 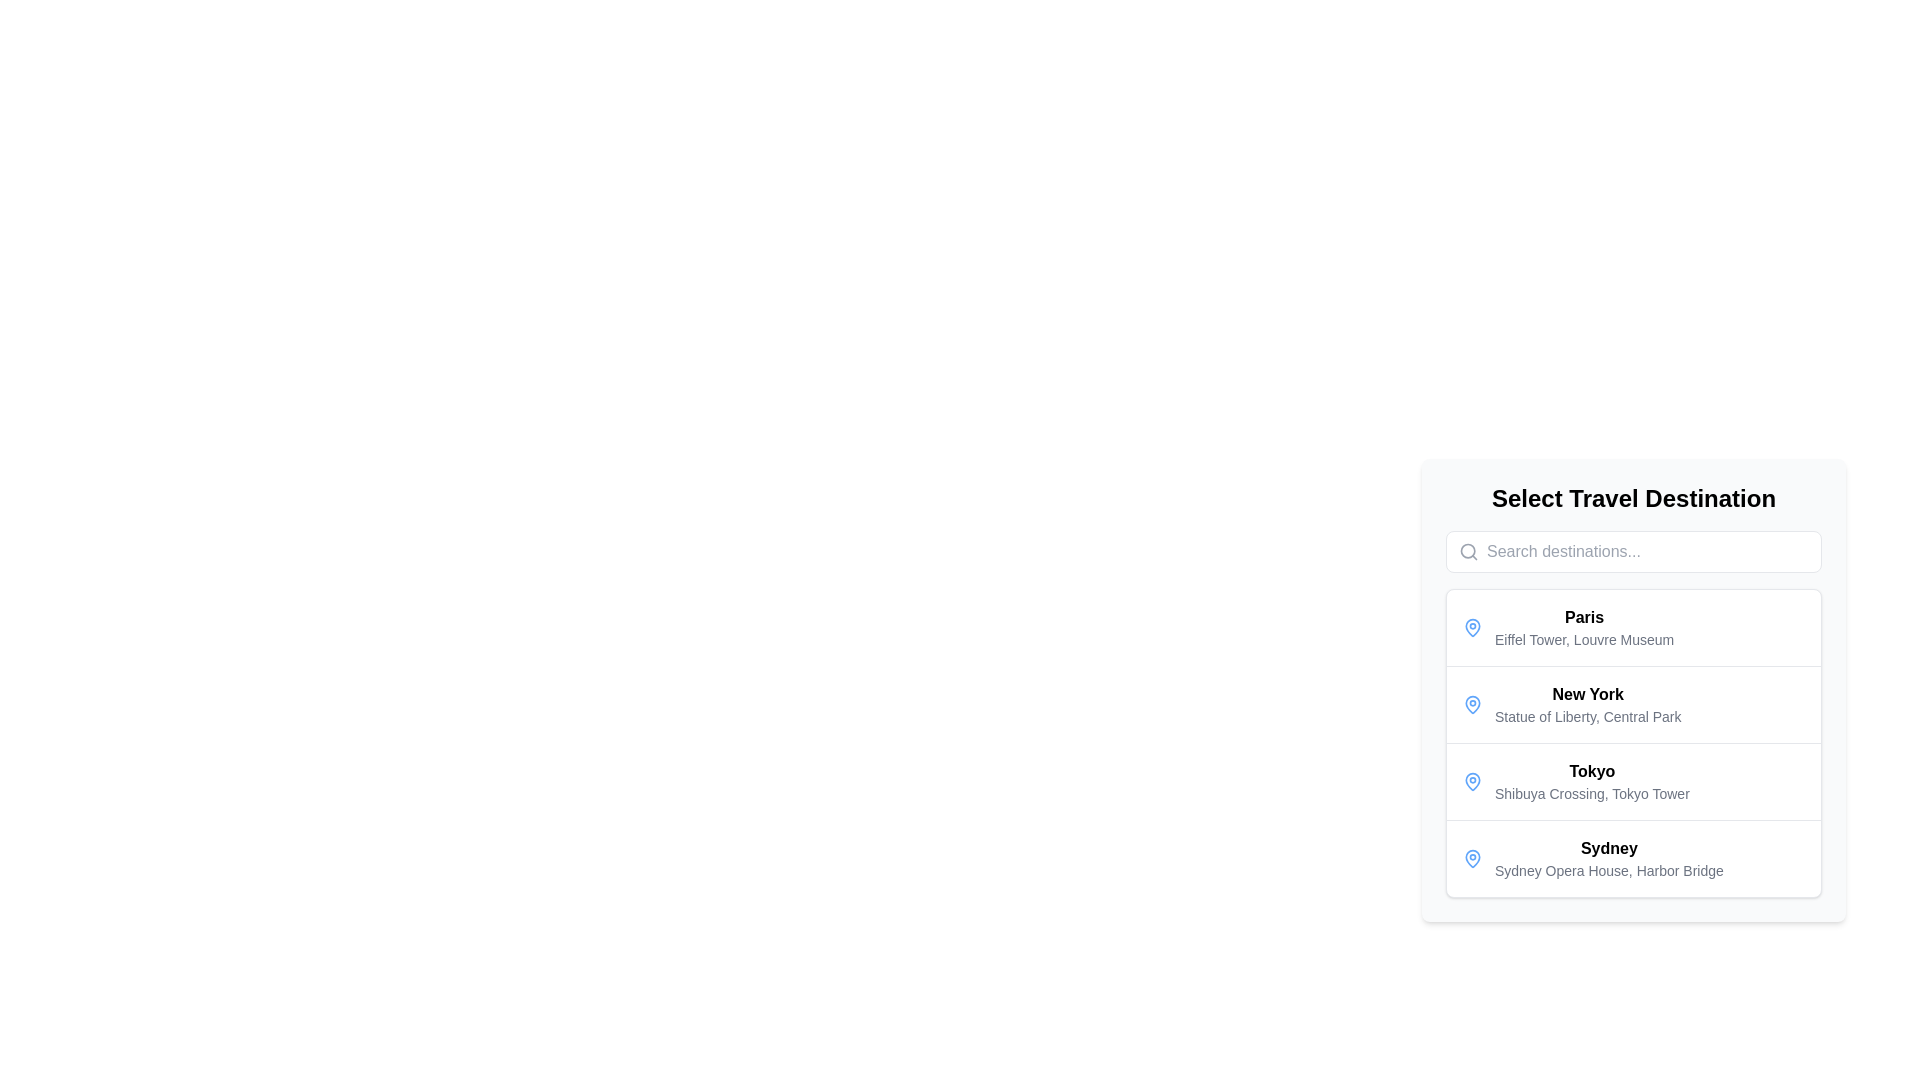 I want to click on the interactive list item for 'New York', so click(x=1633, y=743).